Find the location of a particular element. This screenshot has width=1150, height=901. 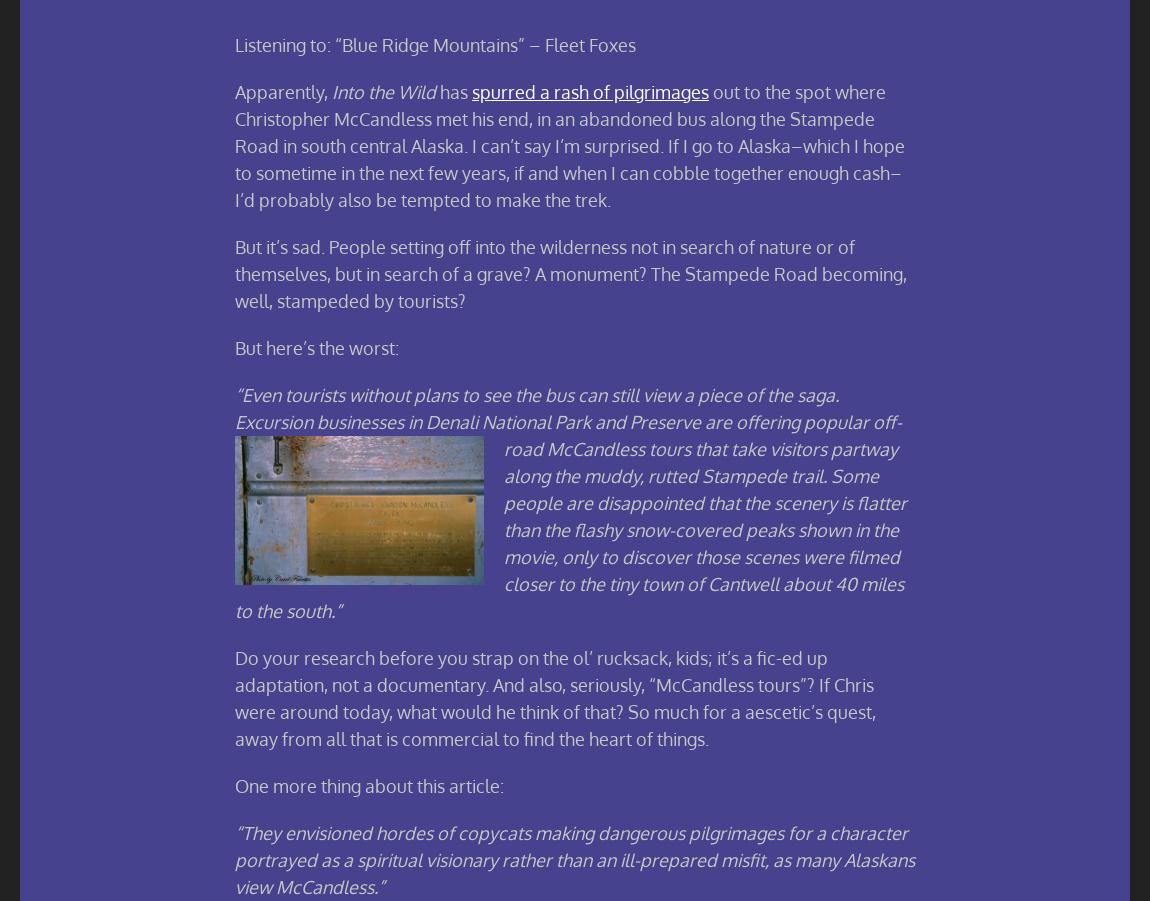

'out to the spot where Christopher McCandless met his end, in an abandoned bus along the Stampede Road in south central Alaska. I can’t say I’m surprised. If I go to Alaska–which I hope to sometime in the next few years, if and when I can cobble together enough cash–I’d probably also be tempted to make the trek.' is located at coordinates (570, 144).